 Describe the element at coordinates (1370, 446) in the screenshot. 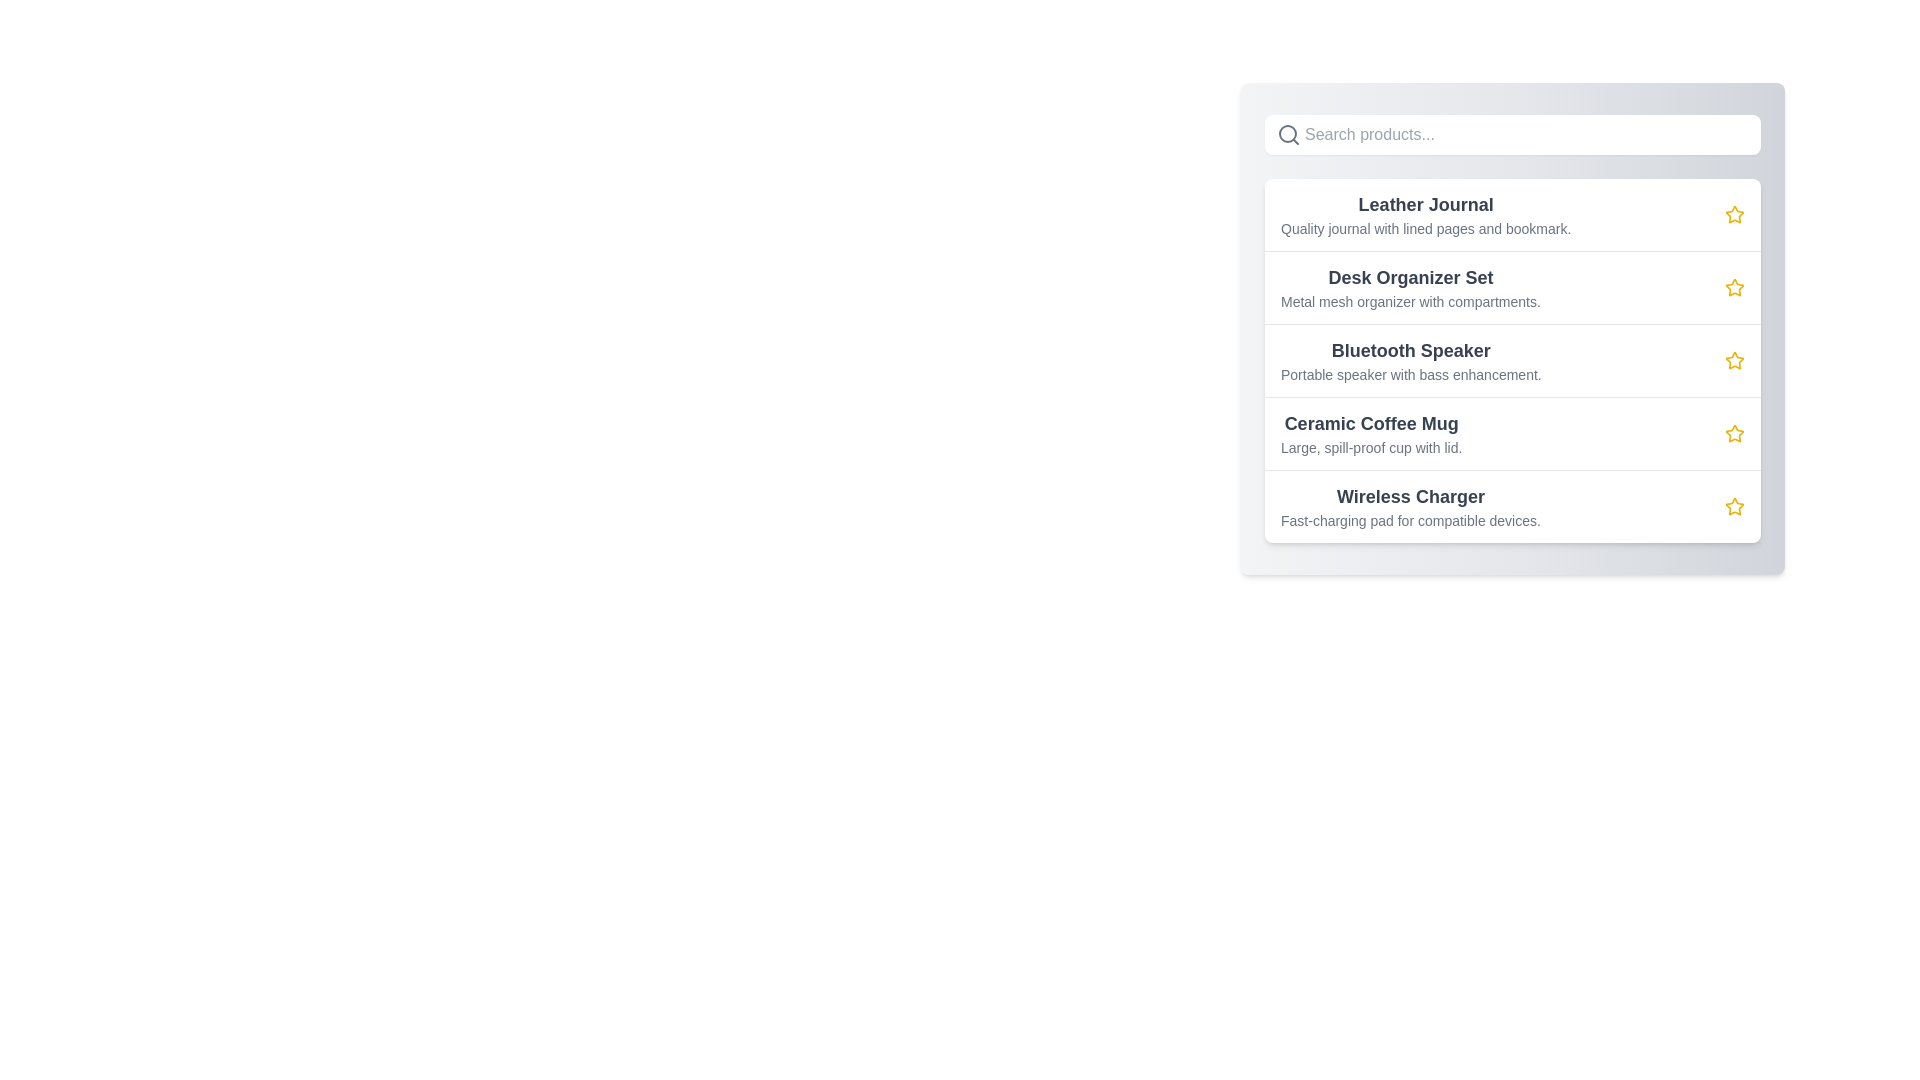

I see `the surrounding area of the text label providing details about the product 'Ceramic Coffee Mug', which is located below its title in the product description list` at that location.